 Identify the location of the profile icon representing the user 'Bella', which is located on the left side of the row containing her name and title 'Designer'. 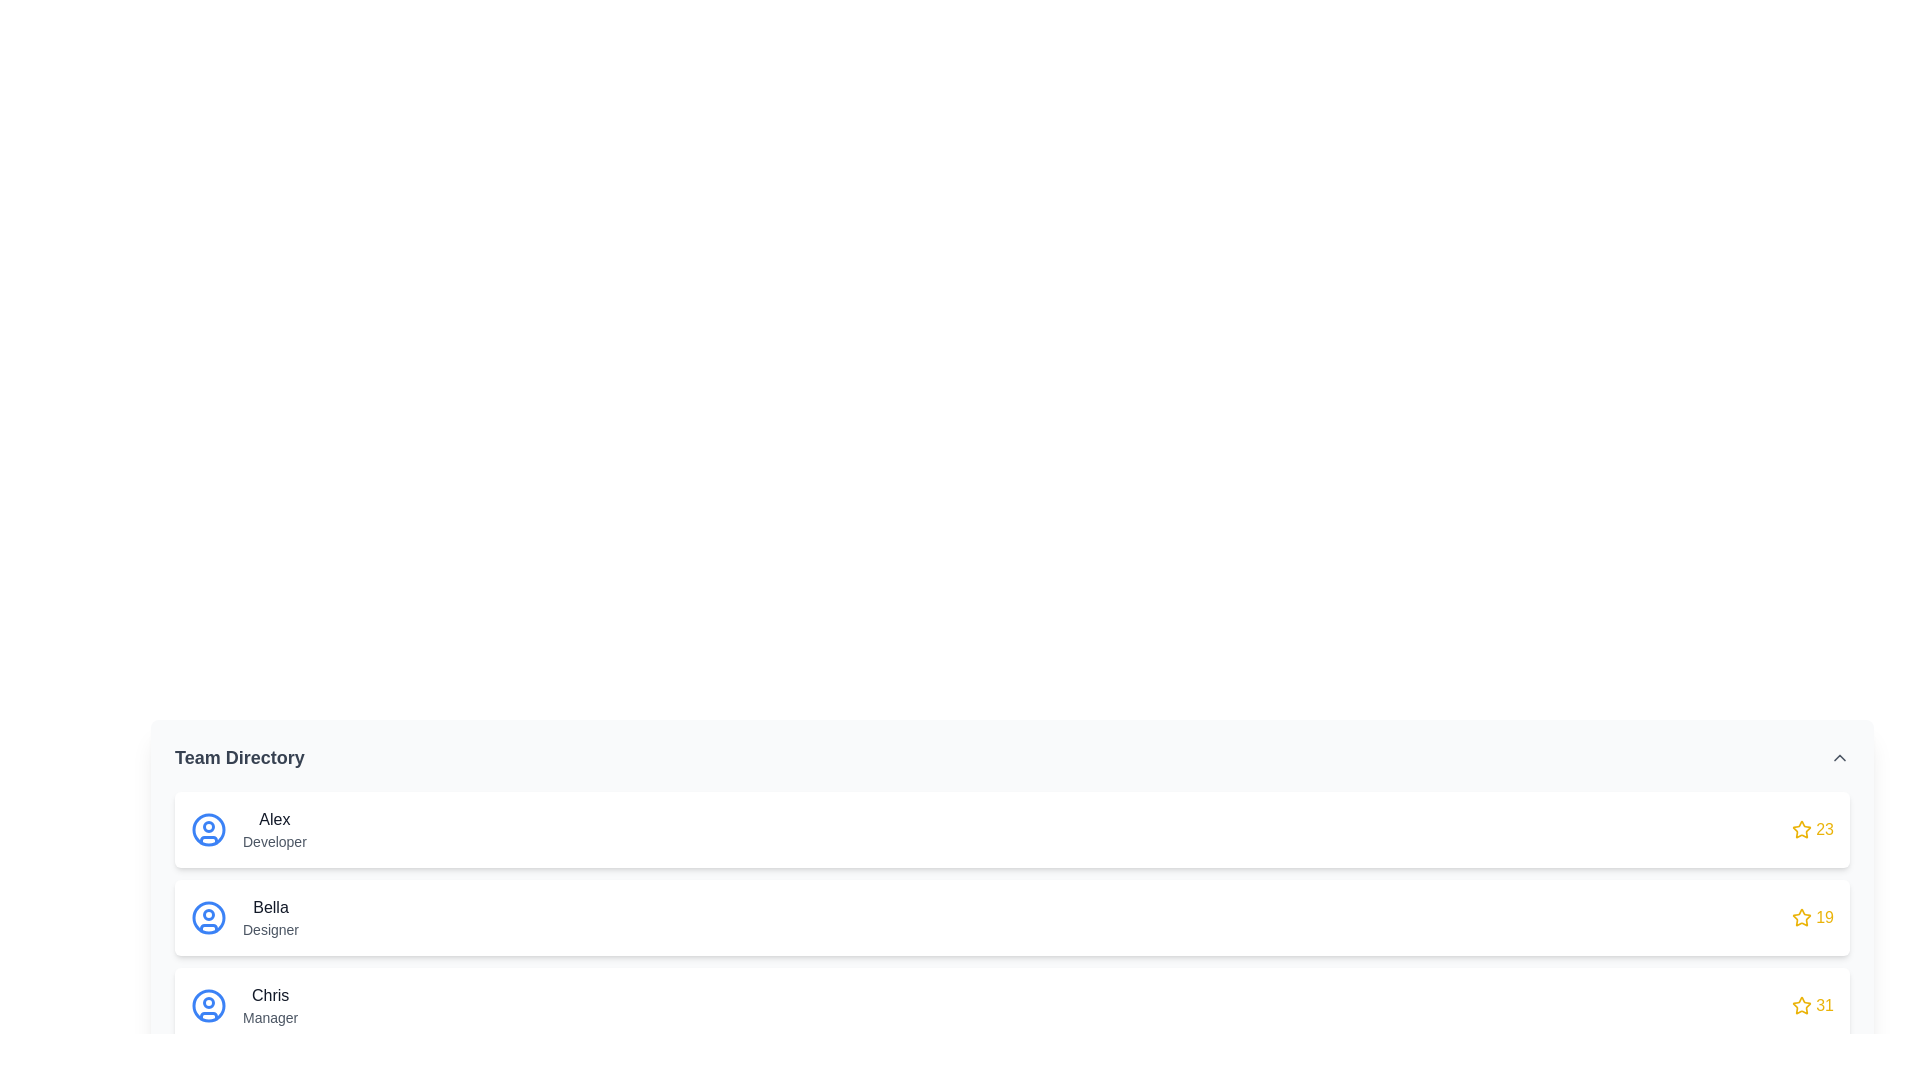
(209, 918).